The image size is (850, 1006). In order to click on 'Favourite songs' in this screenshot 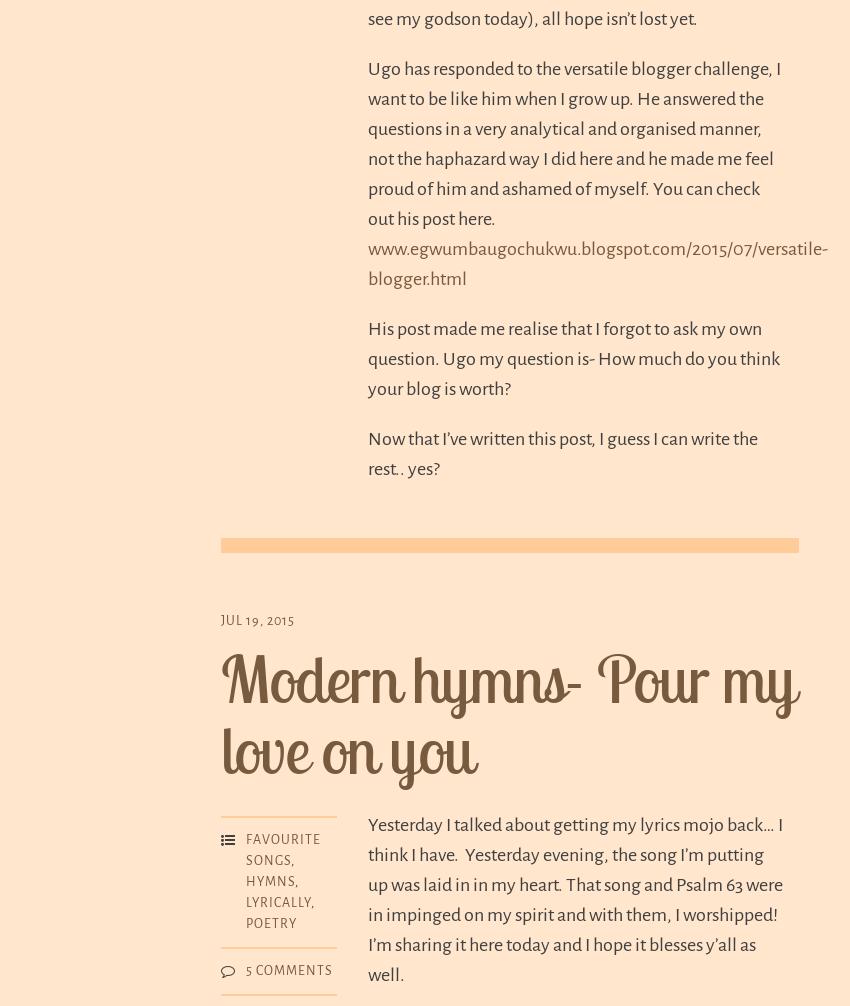, I will do `click(245, 848)`.